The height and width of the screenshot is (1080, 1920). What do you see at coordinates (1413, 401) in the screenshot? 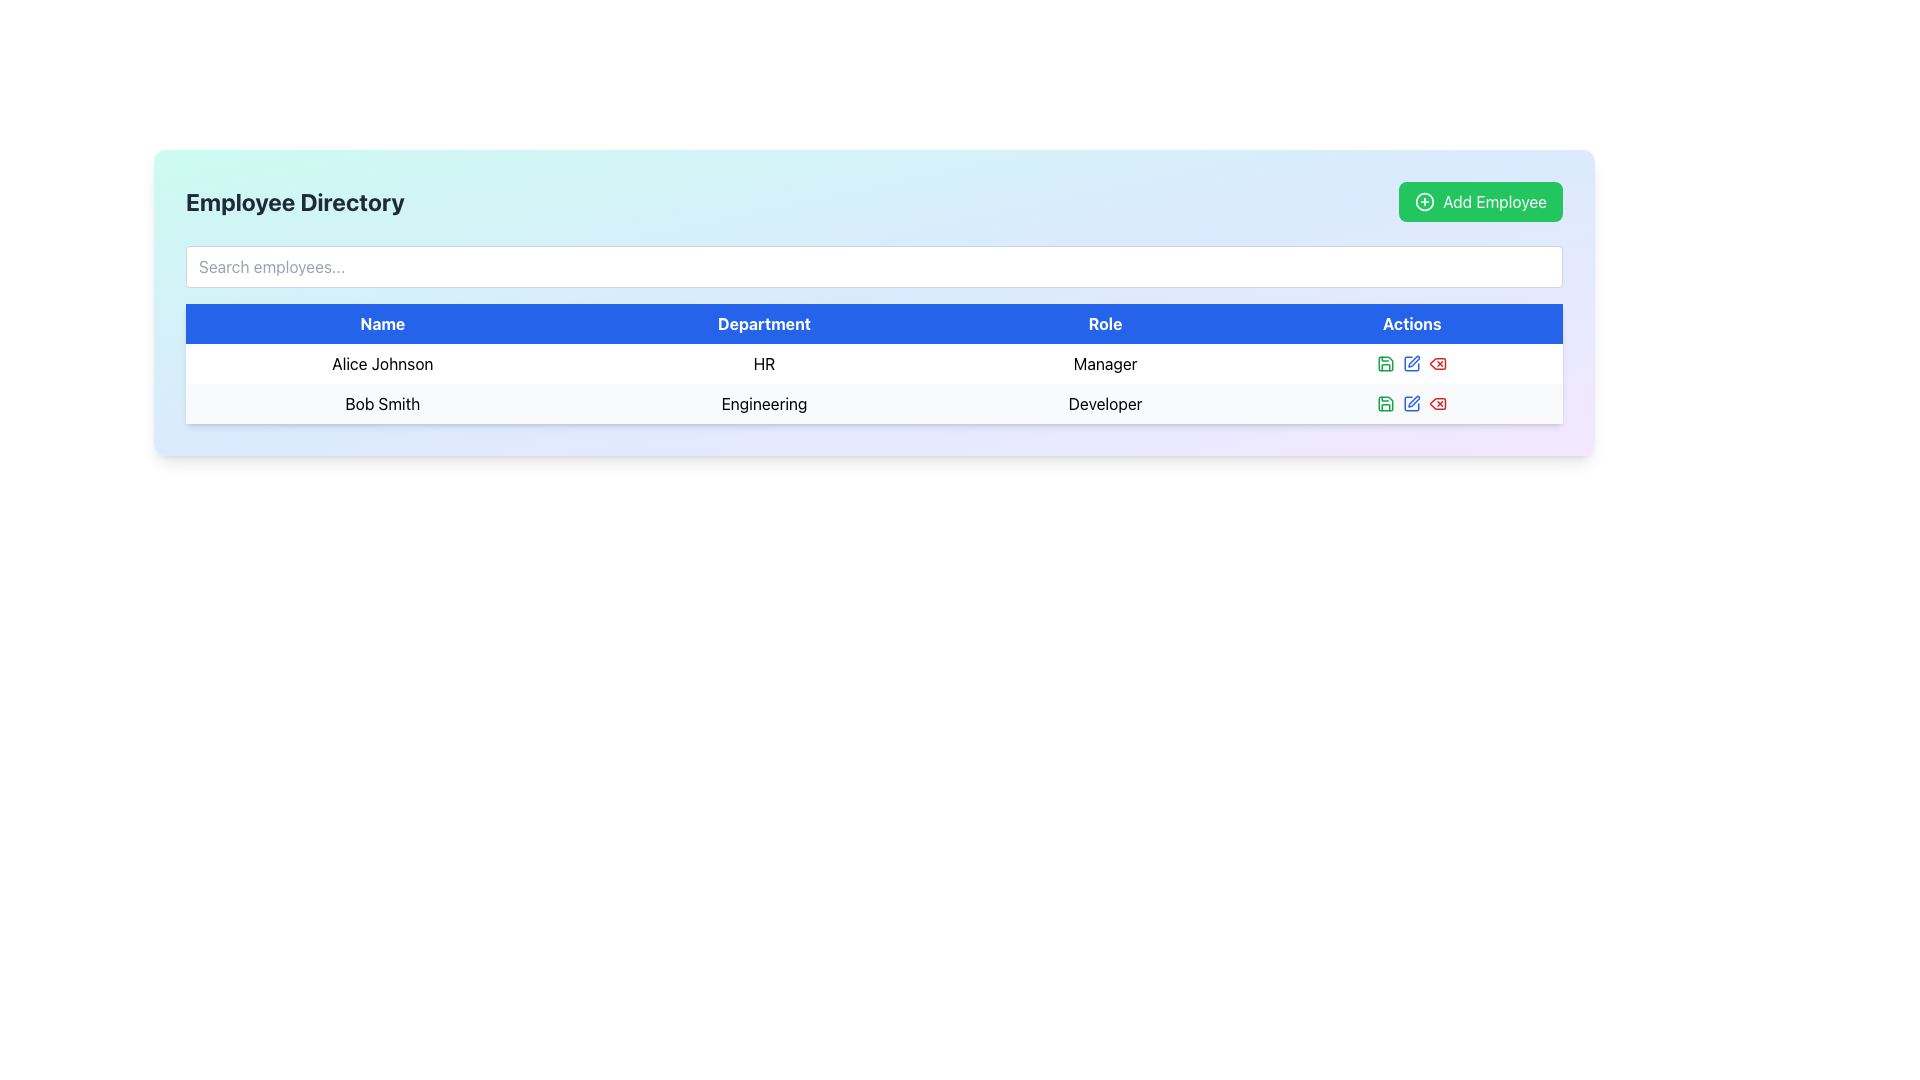
I see `the pen icon located in the 'Actions' column of the second row in the table, to the right of the 'Developer' role` at bounding box center [1413, 401].